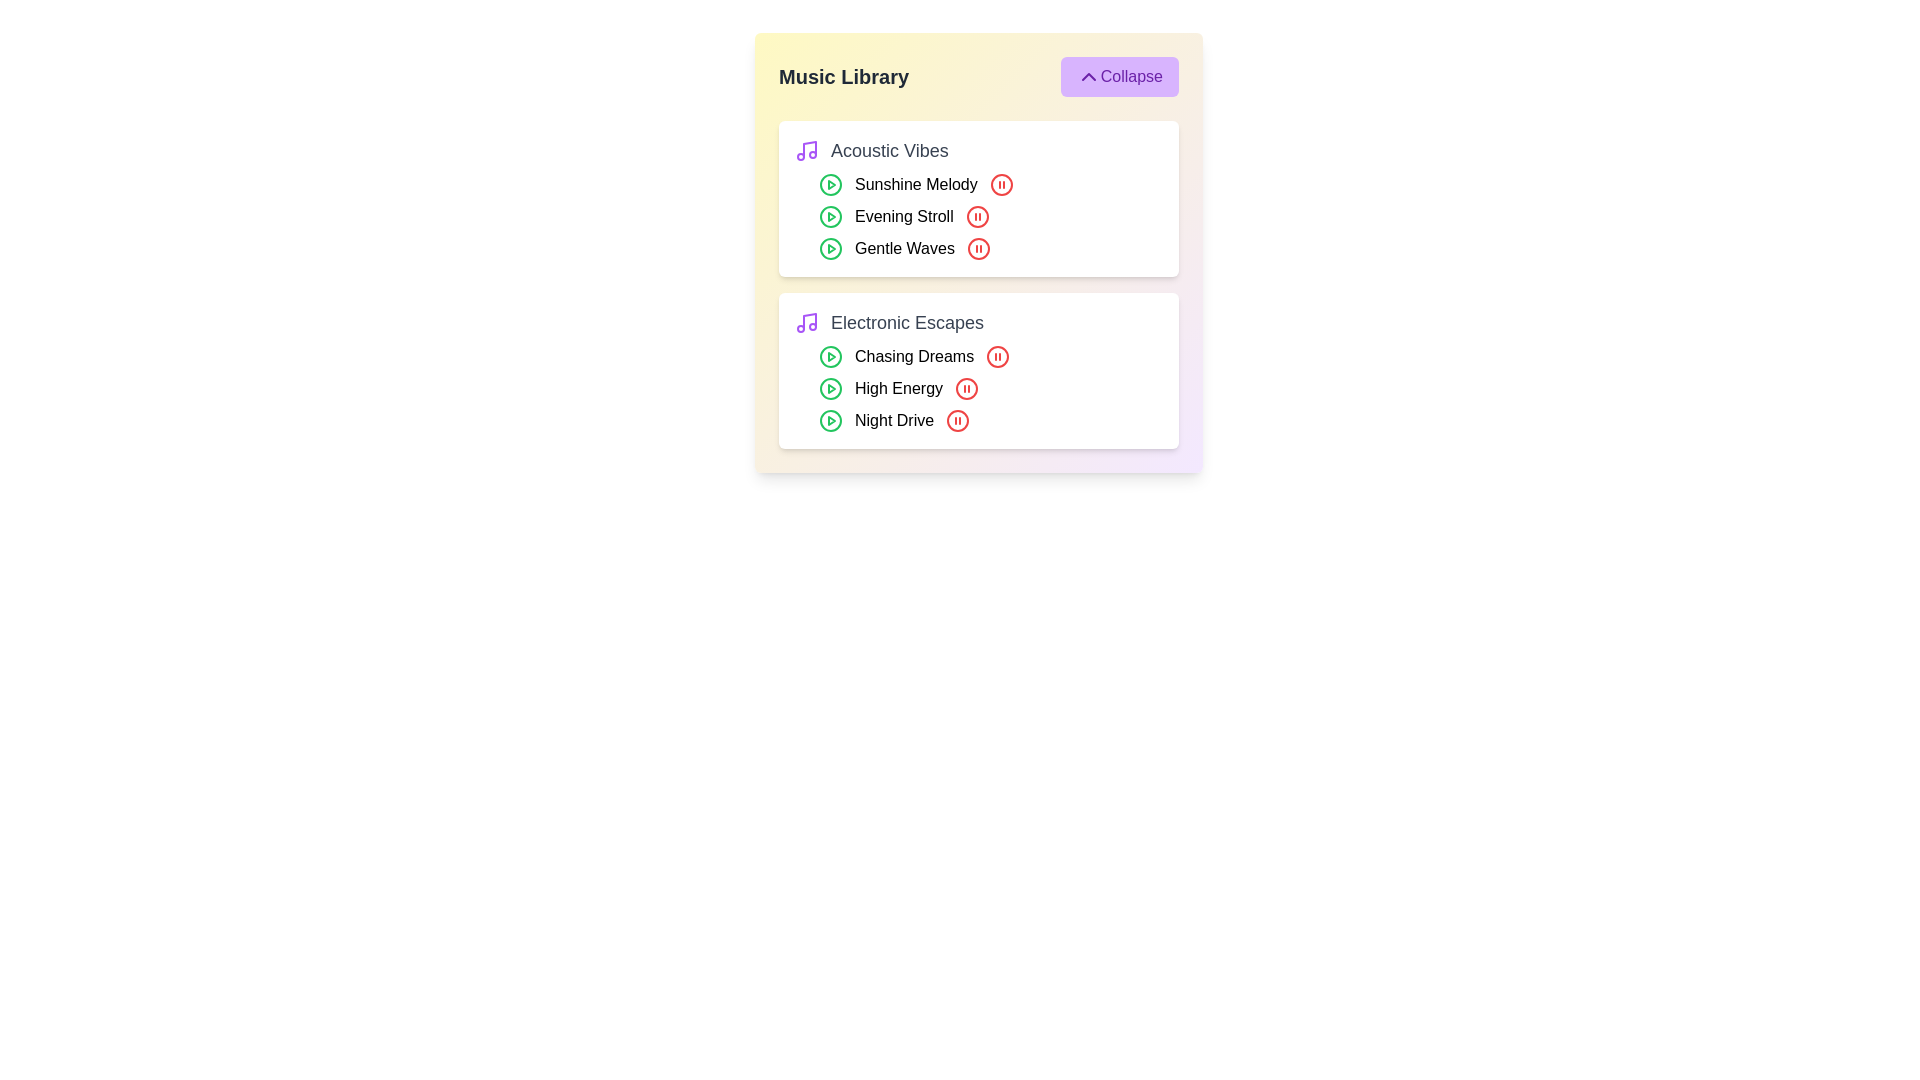 The width and height of the screenshot is (1920, 1080). What do you see at coordinates (830, 356) in the screenshot?
I see `the play button for the track Chasing Dreams` at bounding box center [830, 356].